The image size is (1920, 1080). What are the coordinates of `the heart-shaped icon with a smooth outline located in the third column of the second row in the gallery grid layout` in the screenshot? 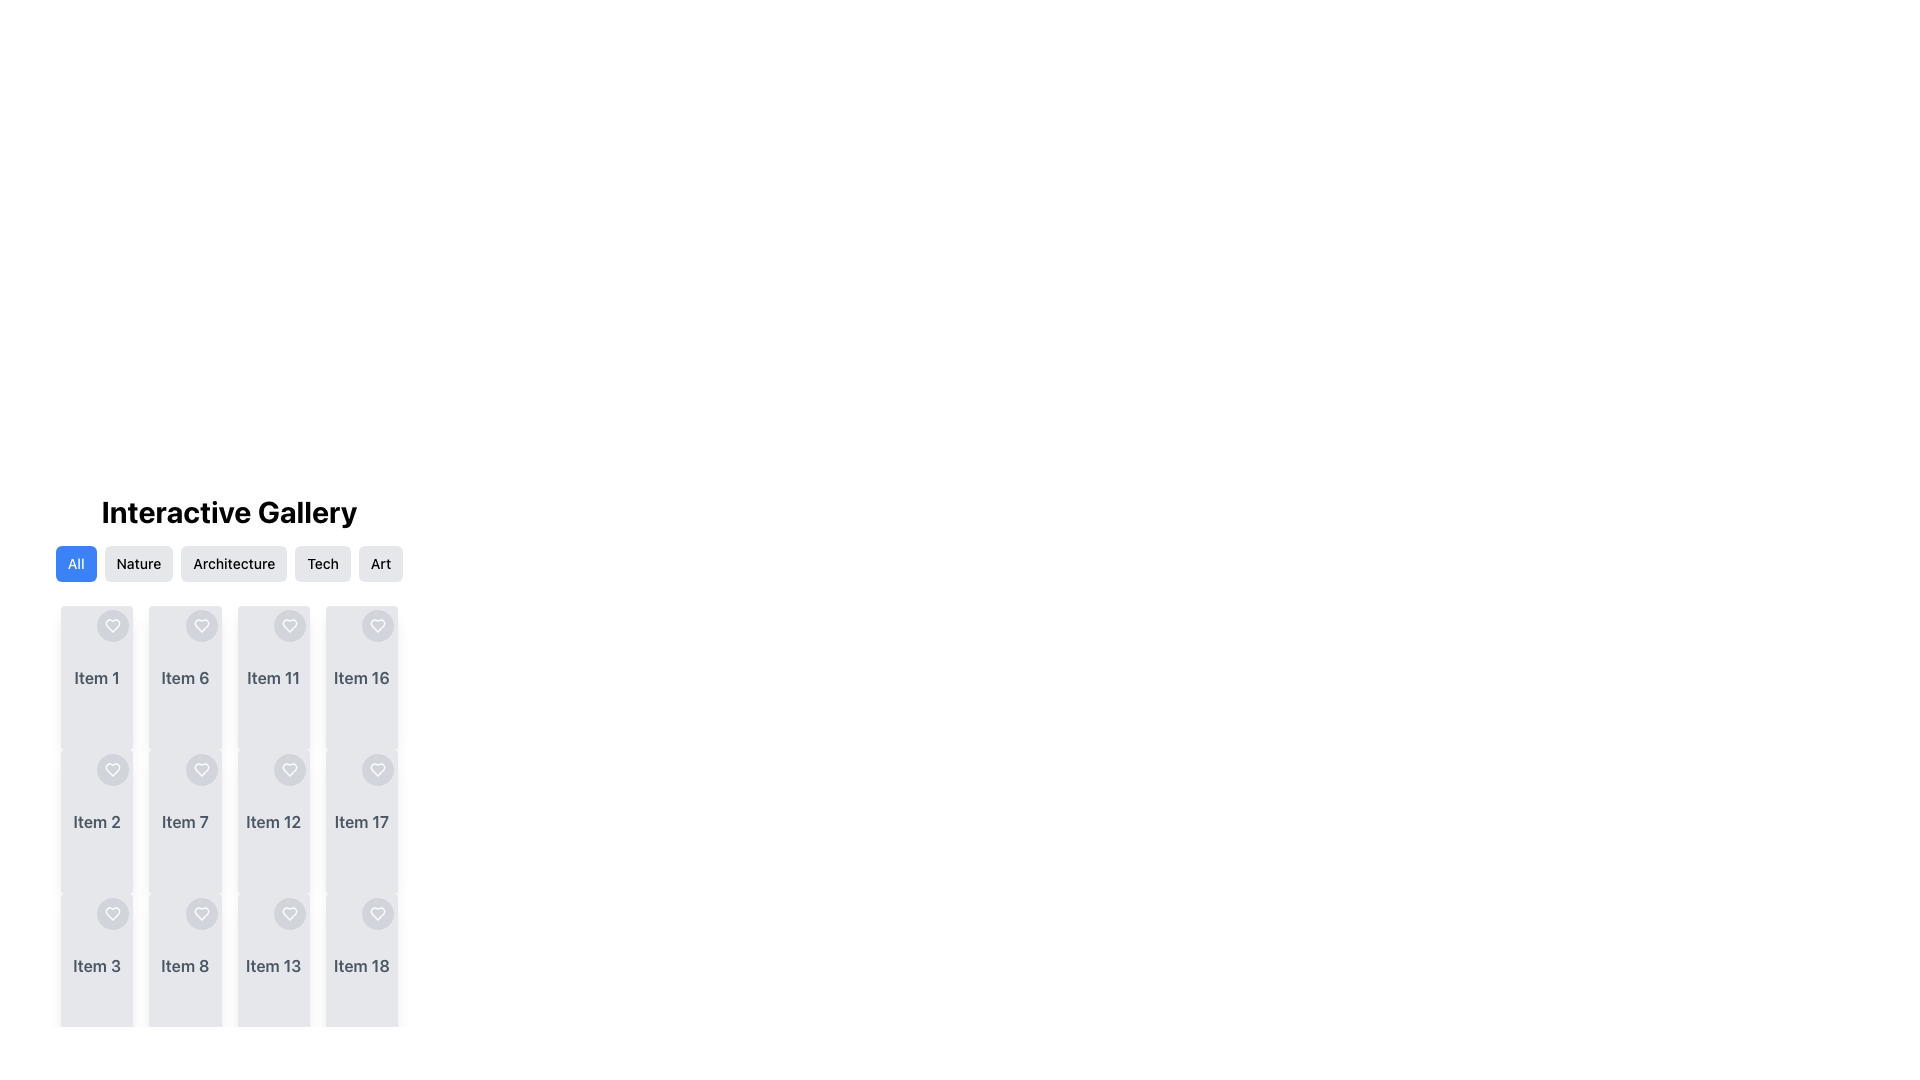 It's located at (288, 624).